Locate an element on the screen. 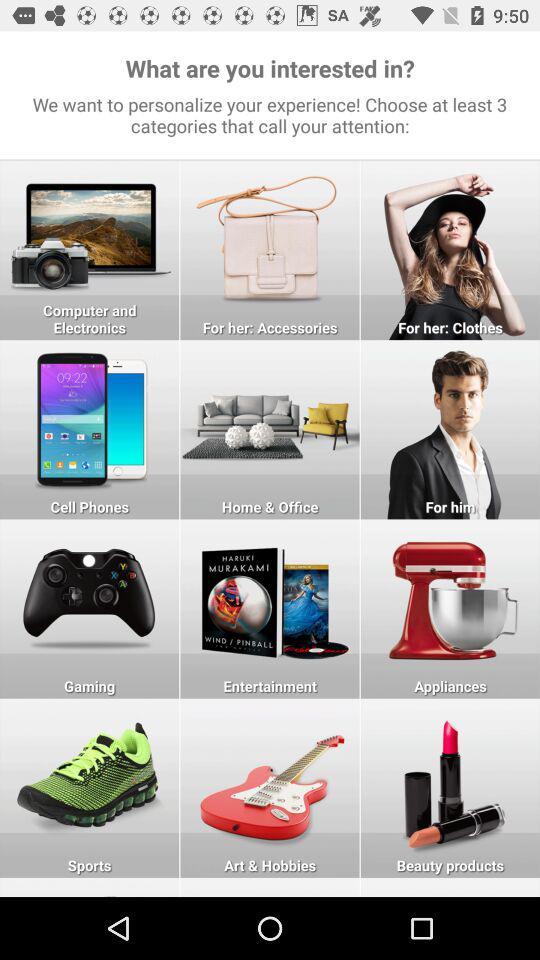  cell phones as interest is located at coordinates (88, 429).